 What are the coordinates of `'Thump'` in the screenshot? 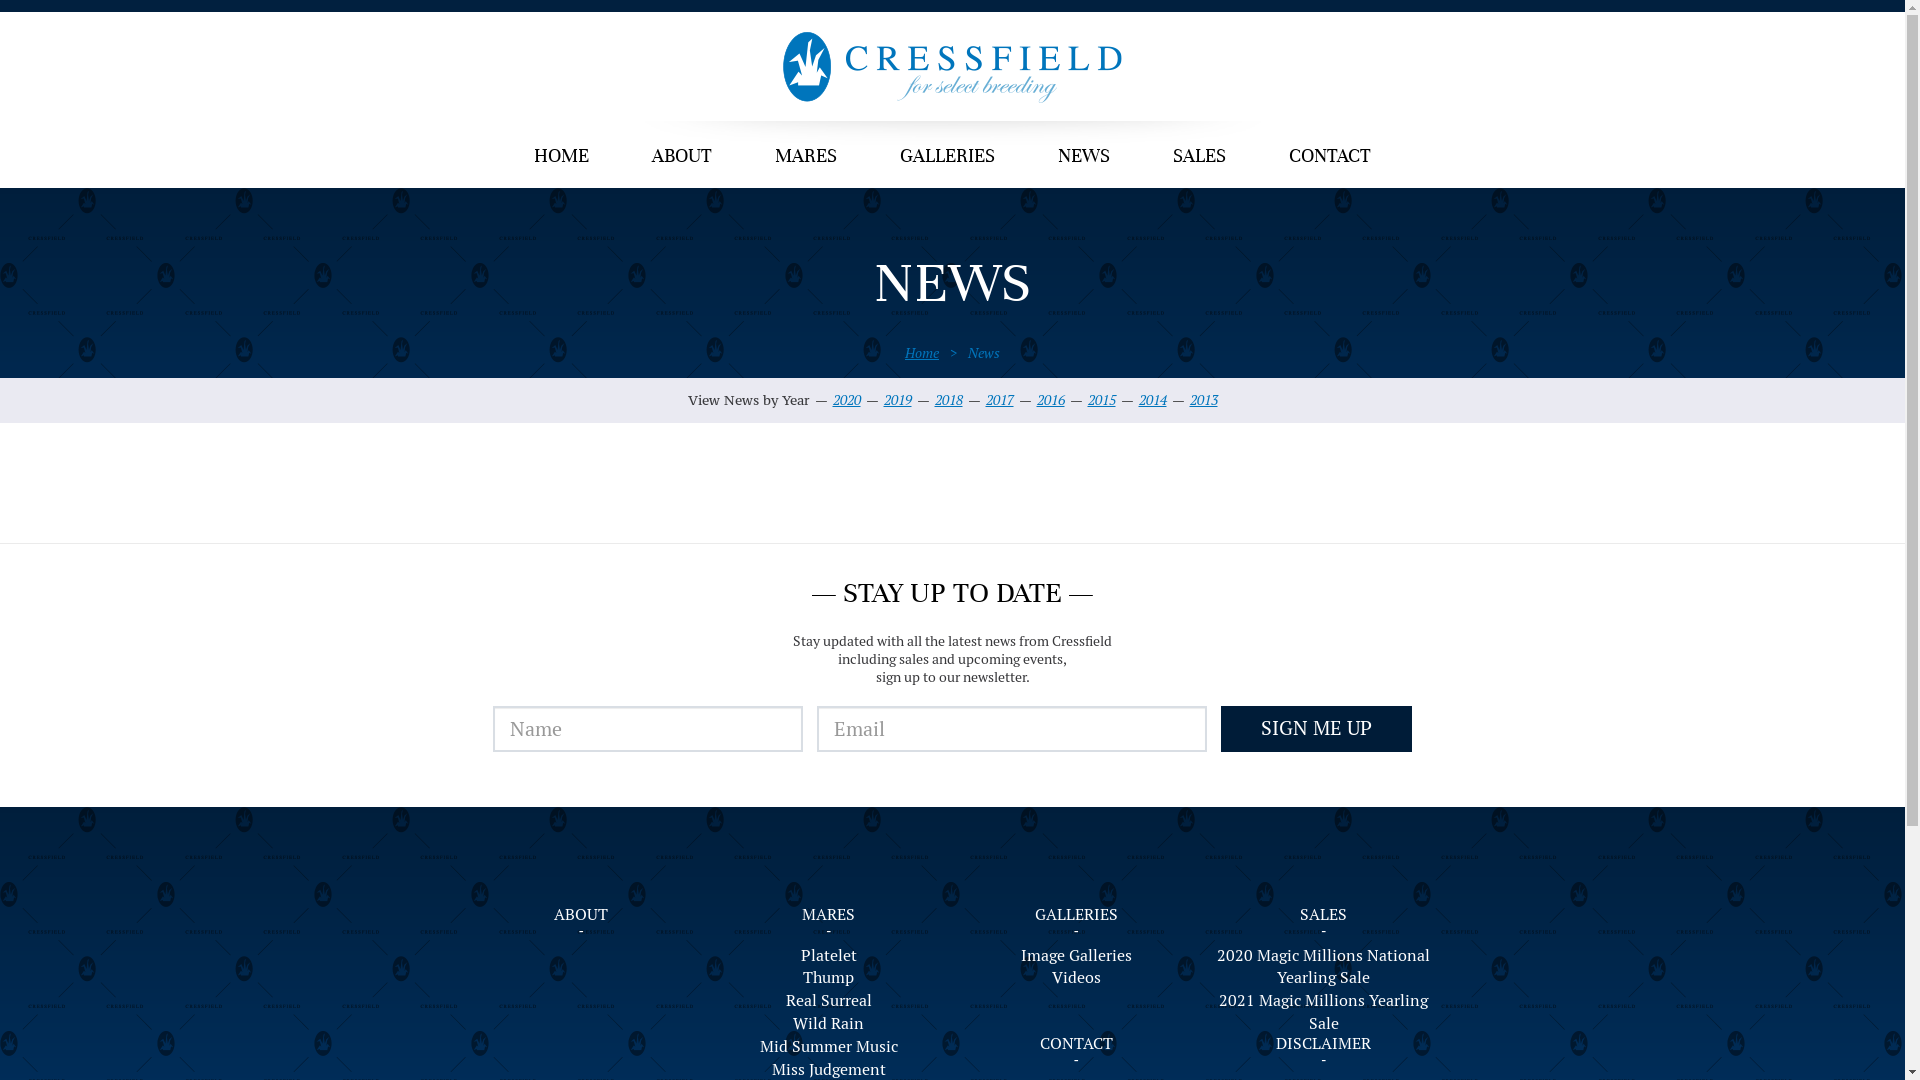 It's located at (829, 977).